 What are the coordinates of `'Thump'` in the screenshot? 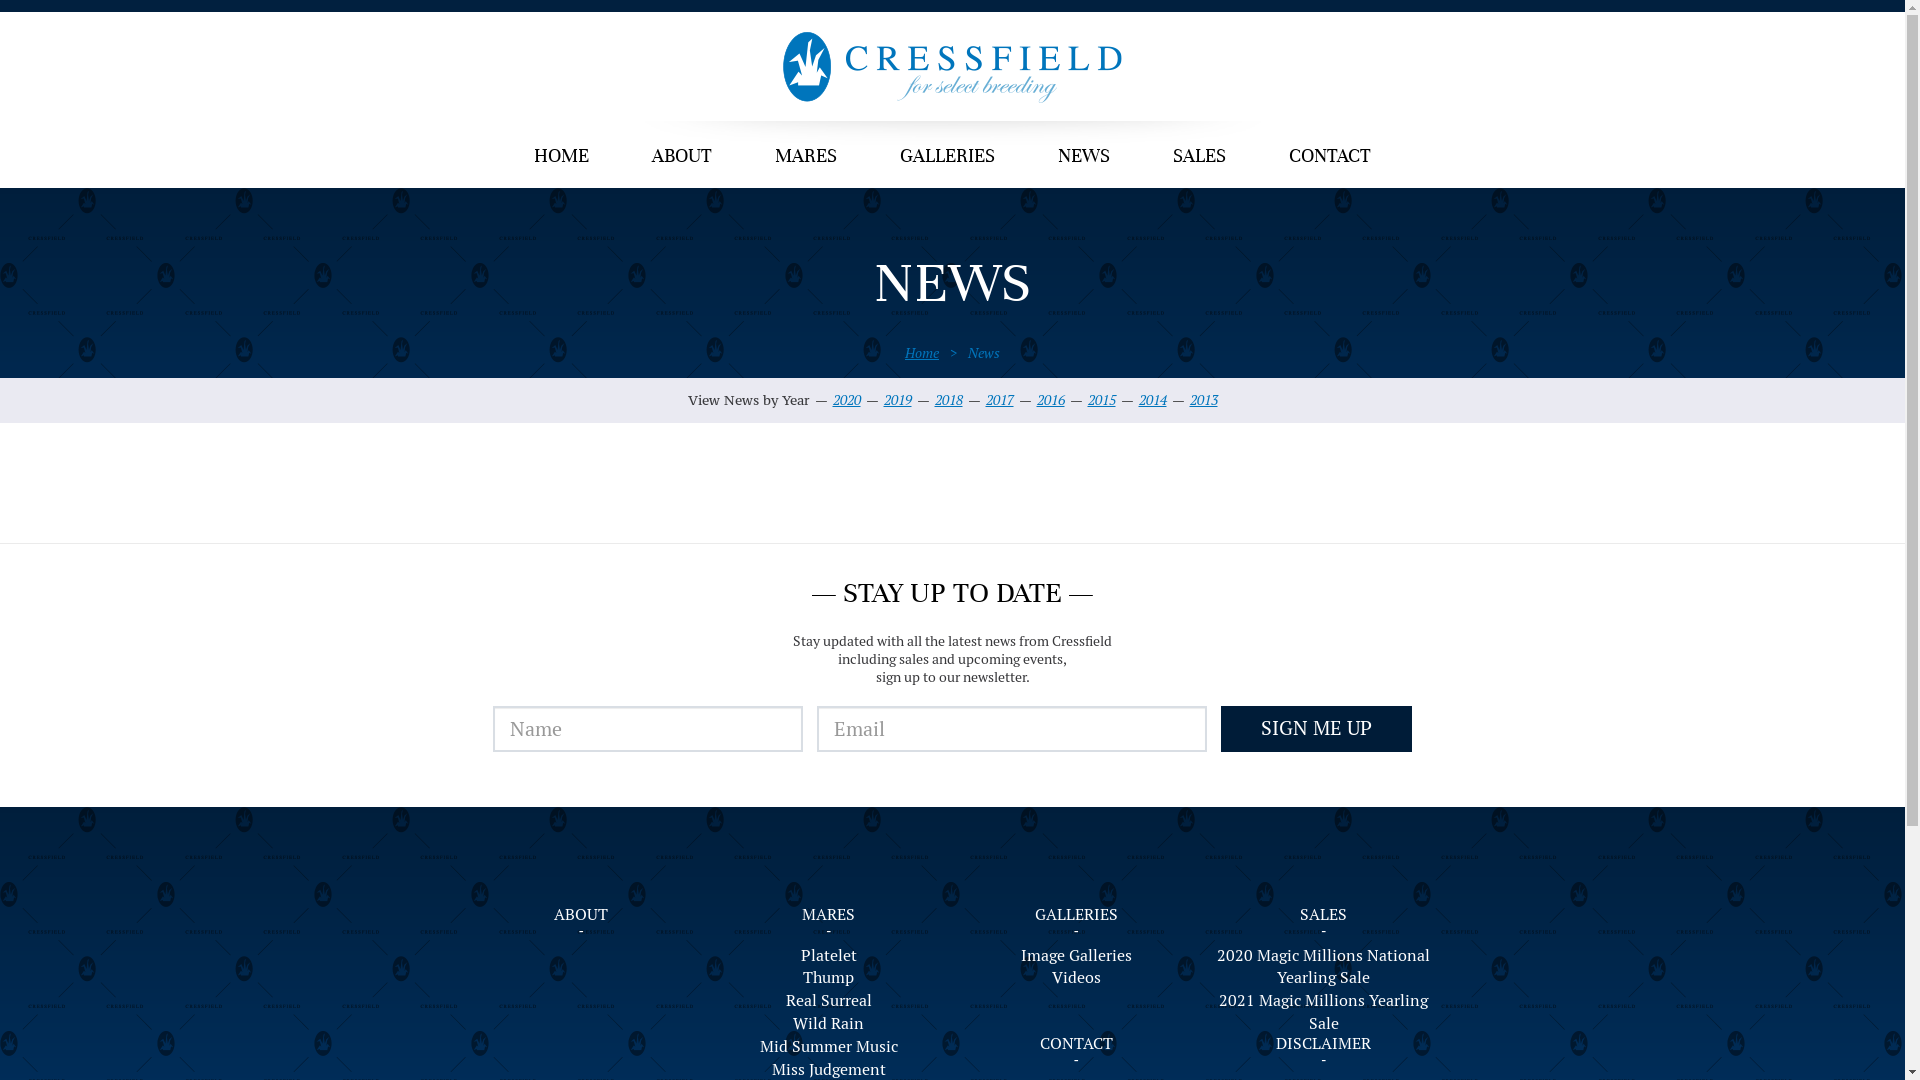 It's located at (829, 977).